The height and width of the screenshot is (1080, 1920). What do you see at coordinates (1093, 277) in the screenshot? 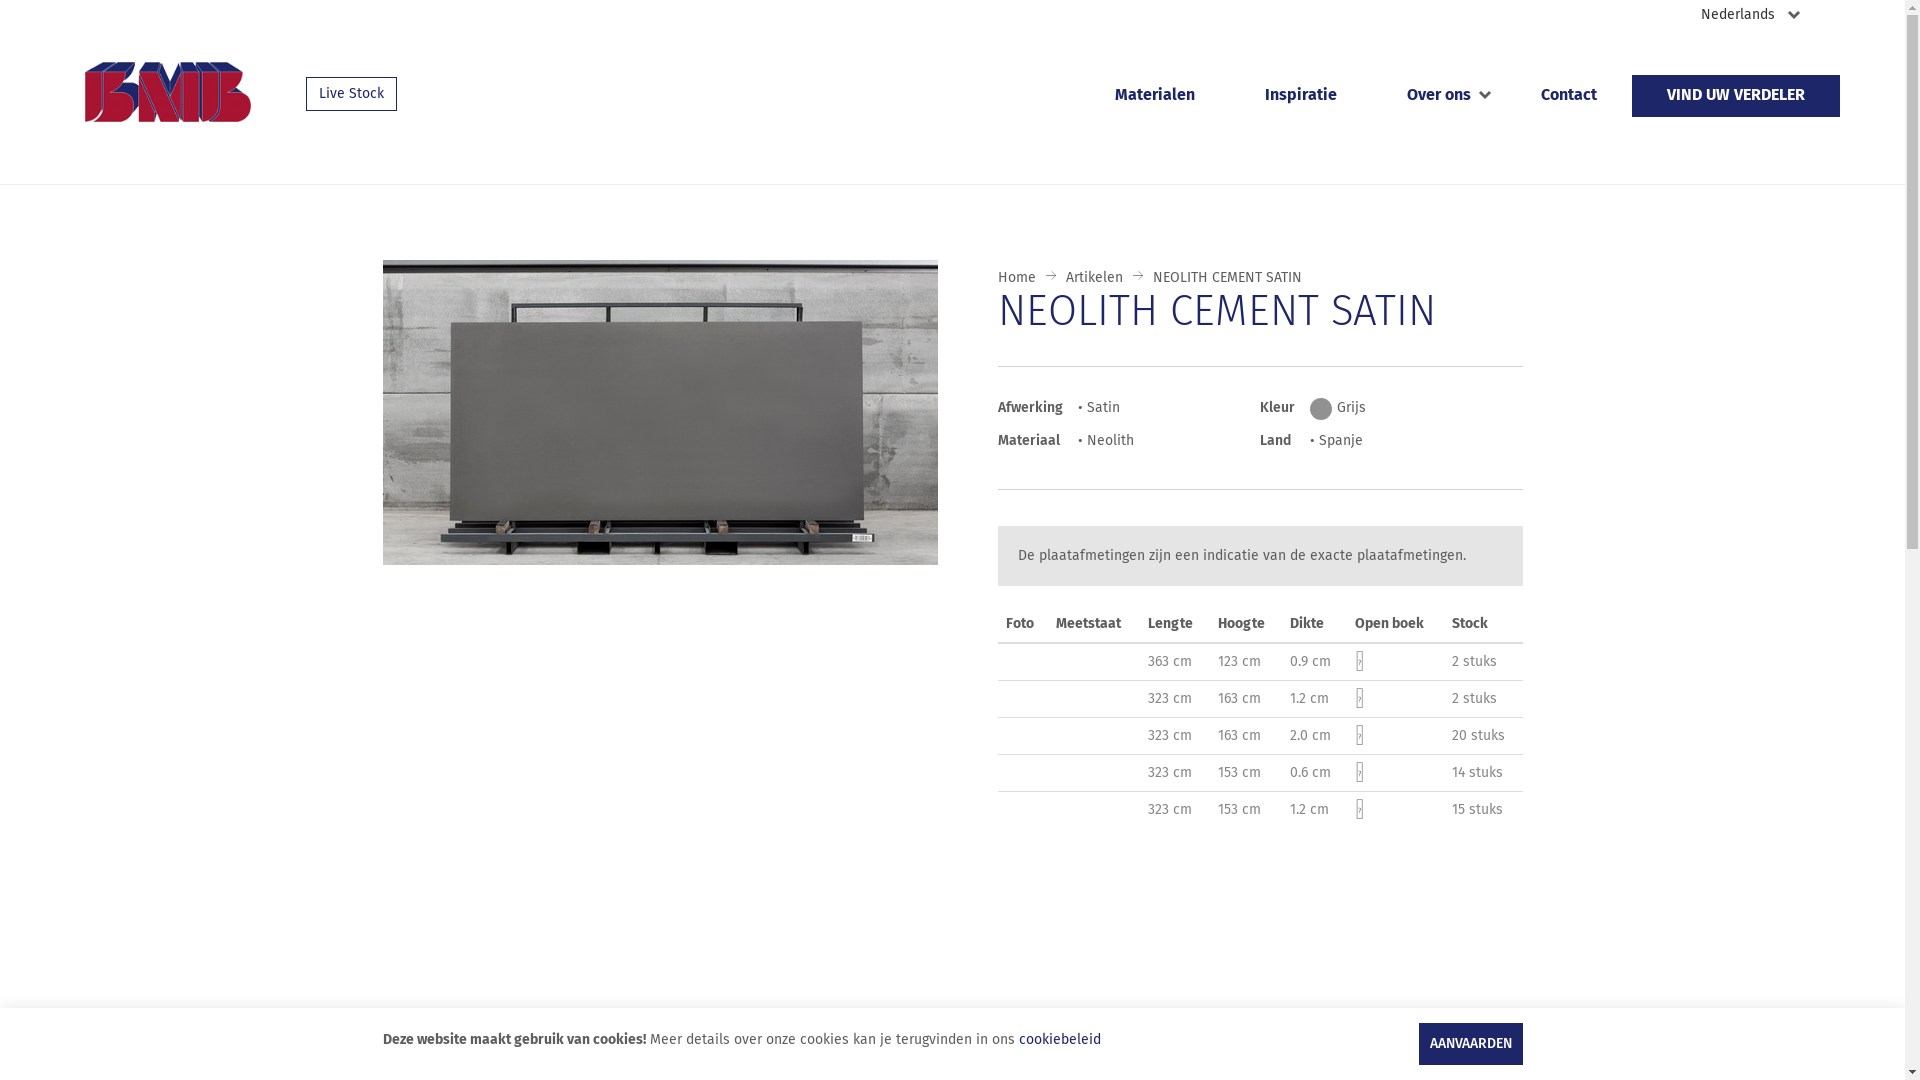
I see `'Artikelen'` at bounding box center [1093, 277].